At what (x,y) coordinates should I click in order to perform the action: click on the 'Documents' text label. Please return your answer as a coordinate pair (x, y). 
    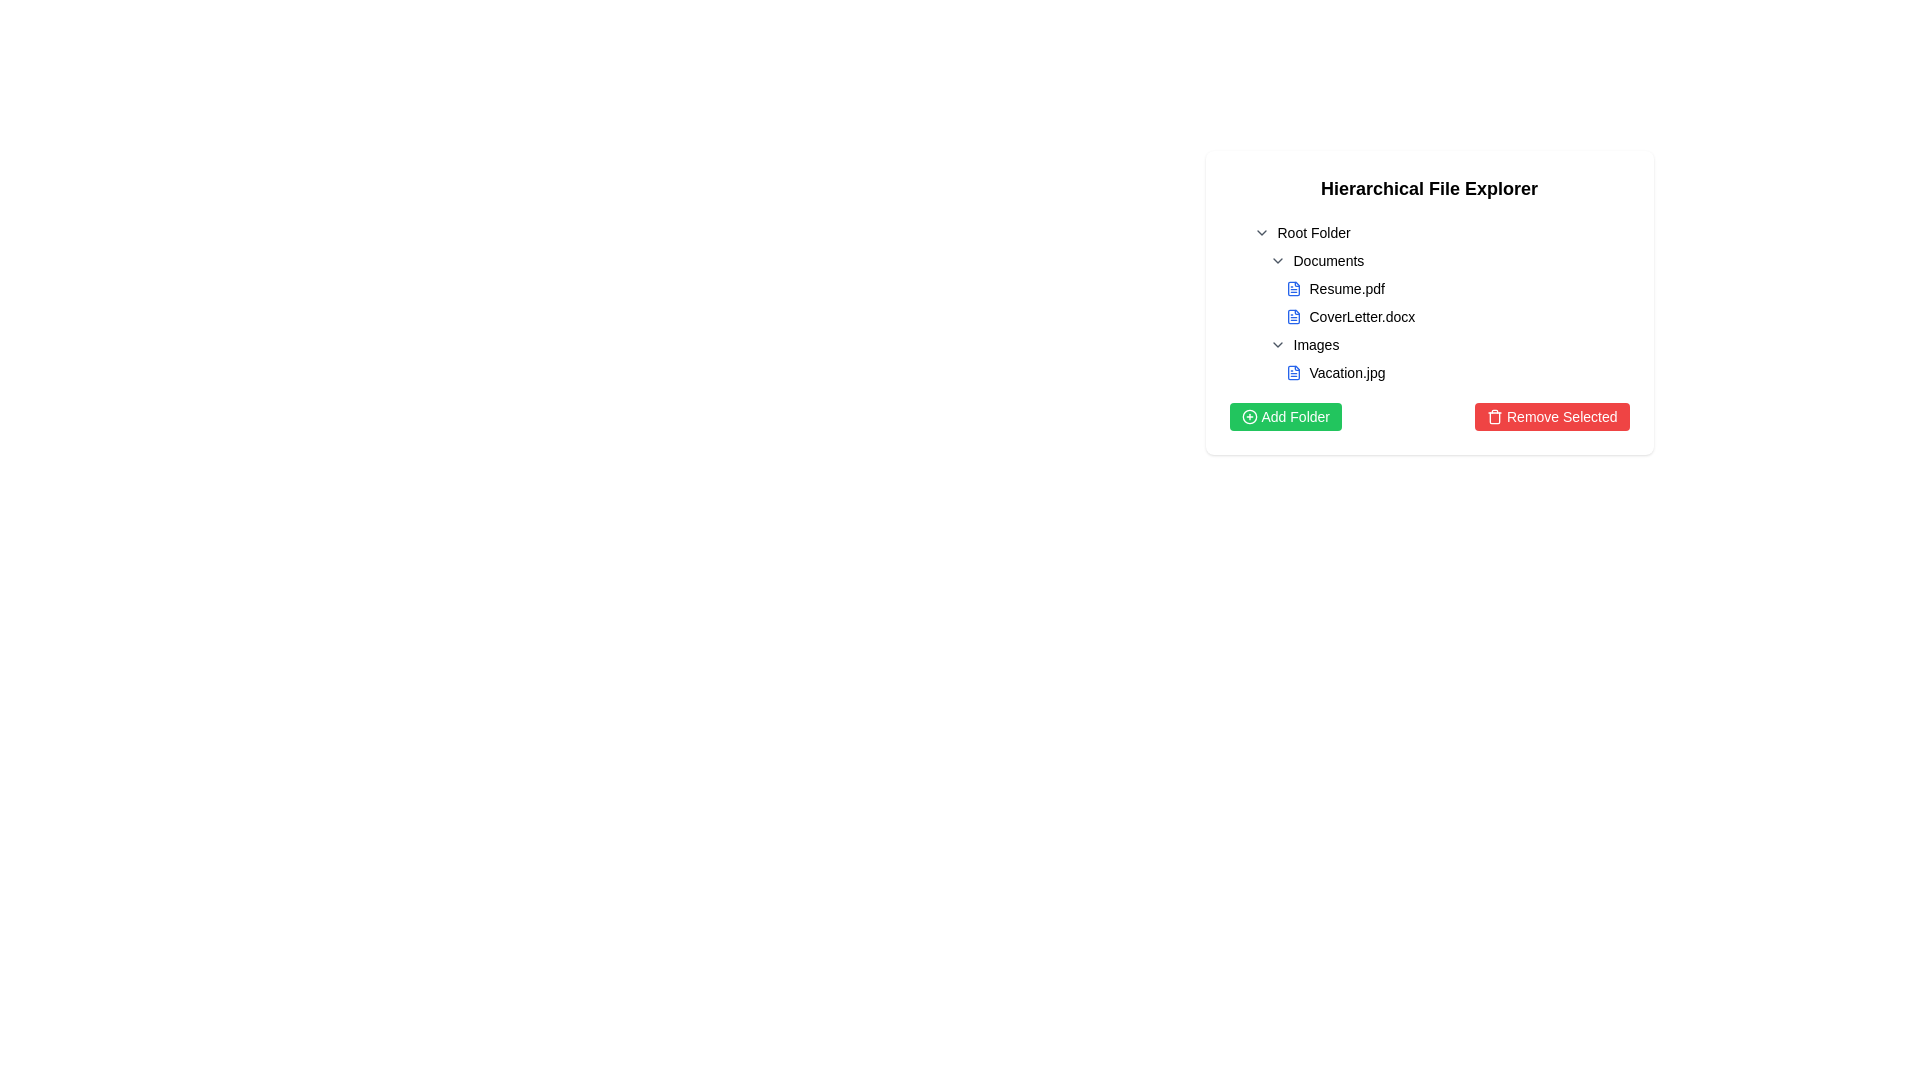
    Looking at the image, I should click on (1328, 260).